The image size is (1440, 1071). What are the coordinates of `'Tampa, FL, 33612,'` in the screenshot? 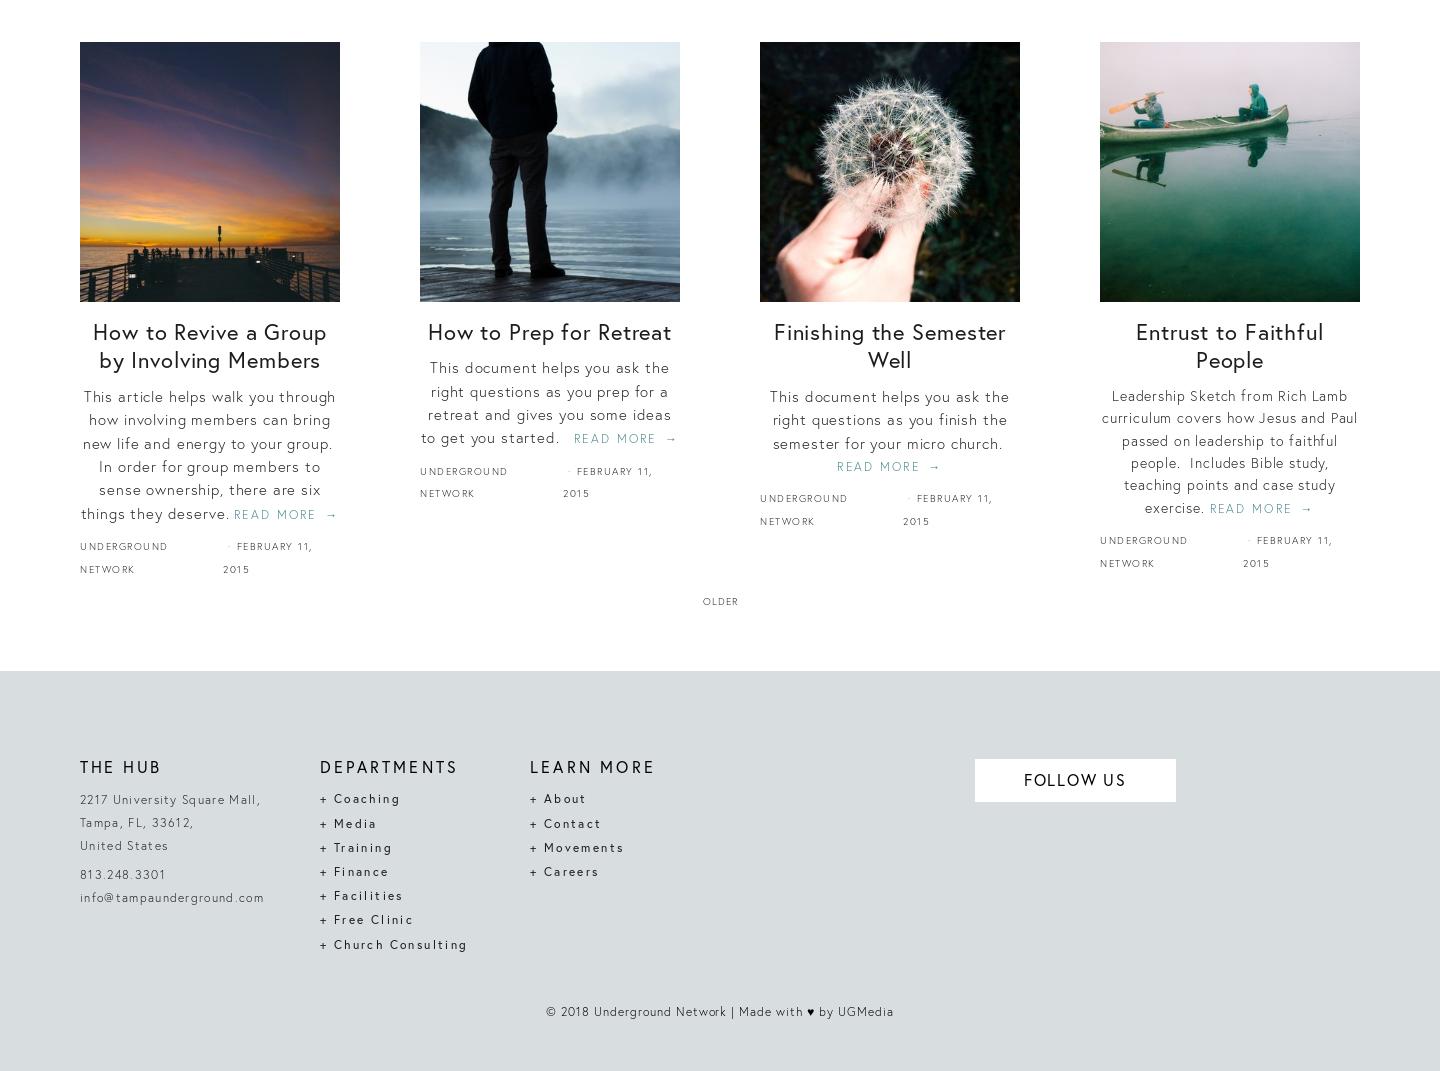 It's located at (135, 820).